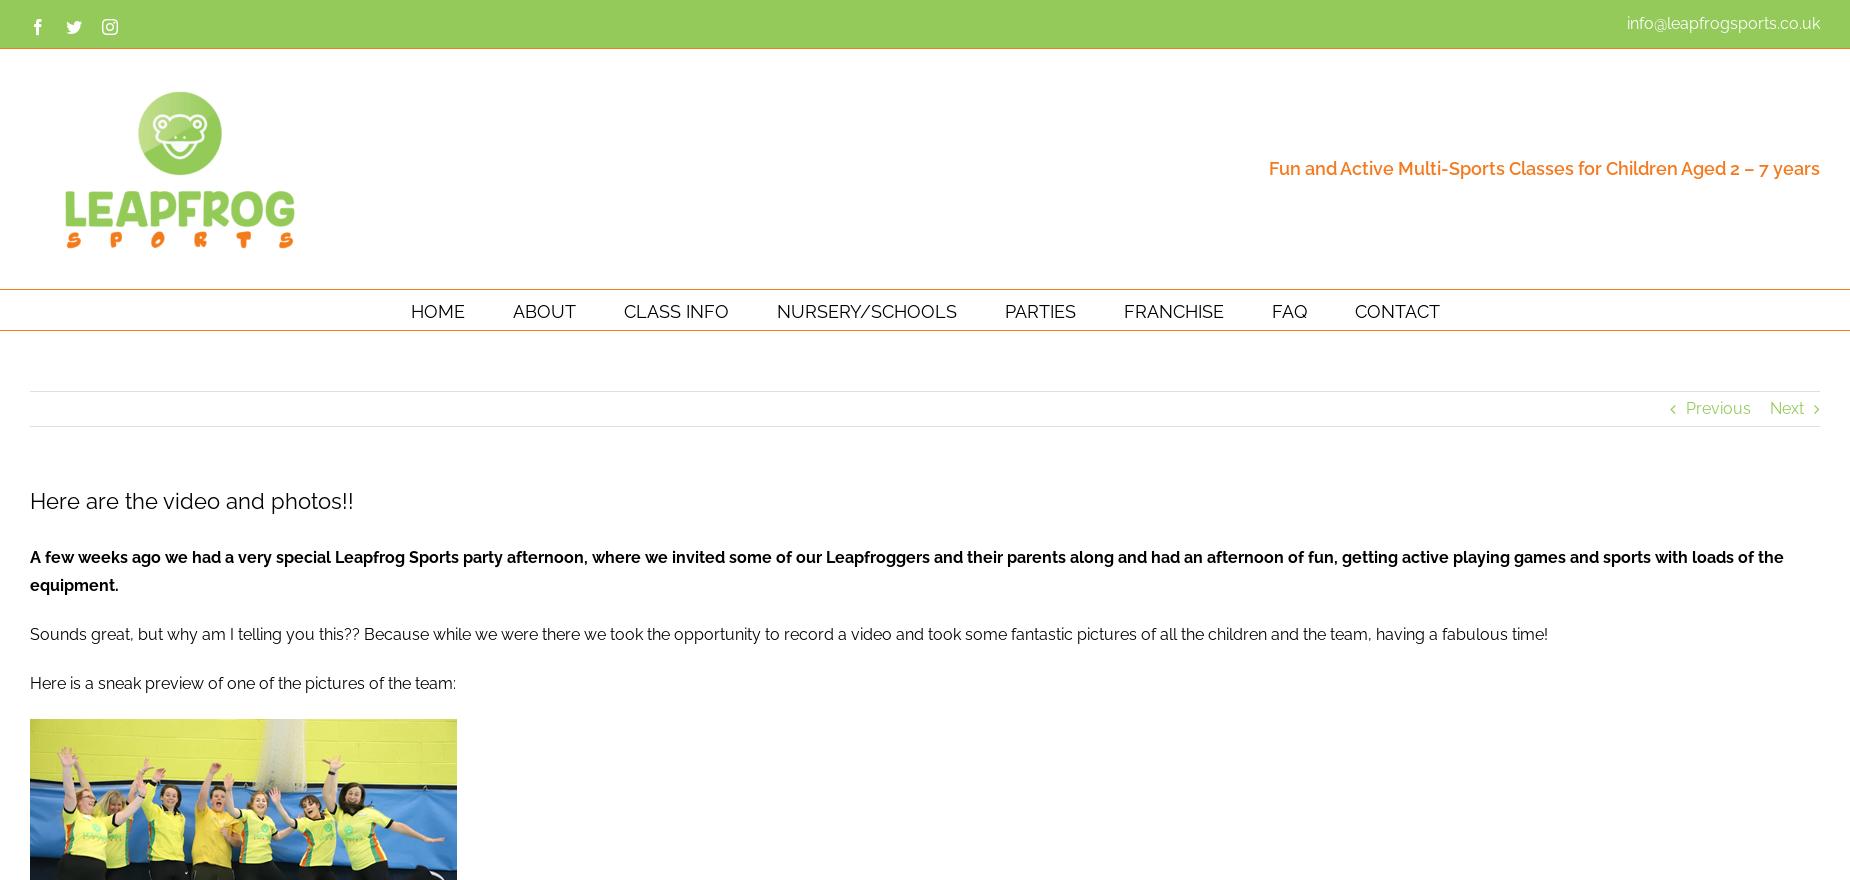  What do you see at coordinates (435, 309) in the screenshot?
I see `'HOME'` at bounding box center [435, 309].